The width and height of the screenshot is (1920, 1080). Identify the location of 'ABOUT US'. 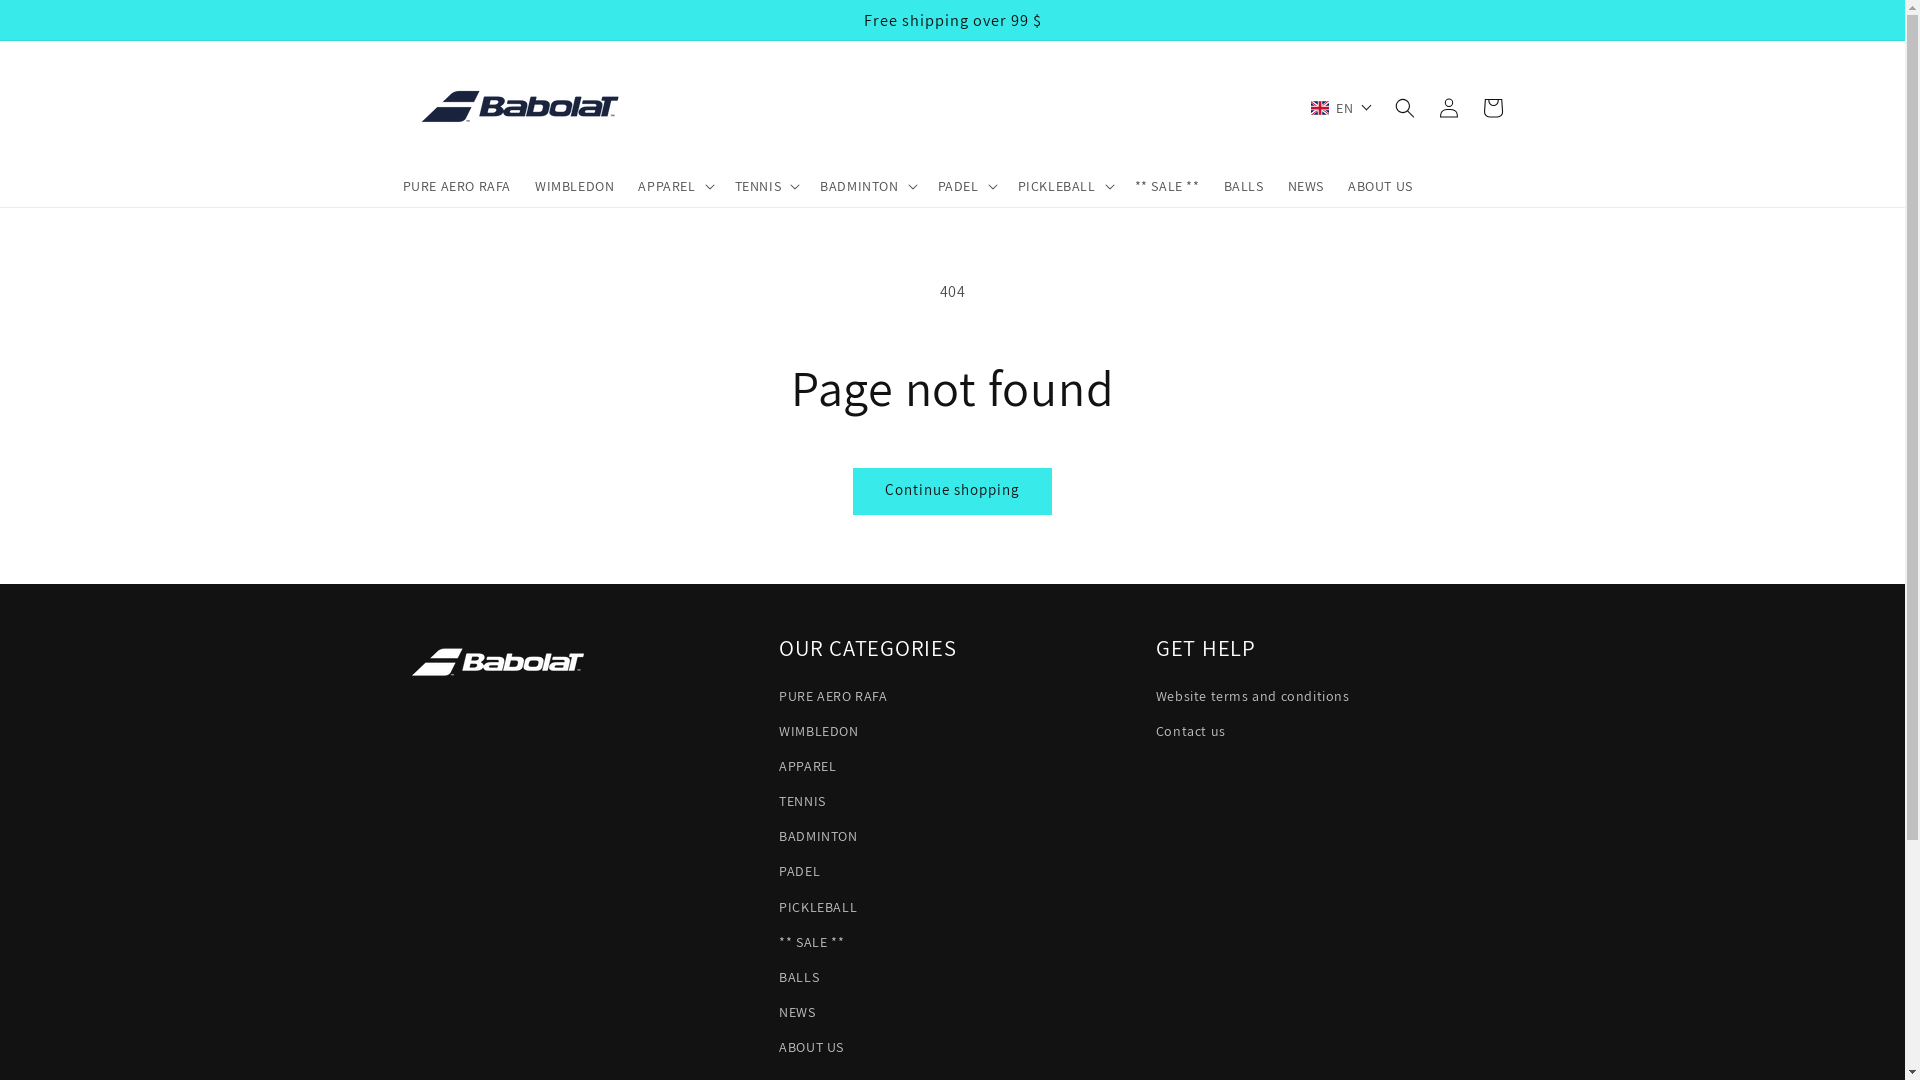
(811, 1046).